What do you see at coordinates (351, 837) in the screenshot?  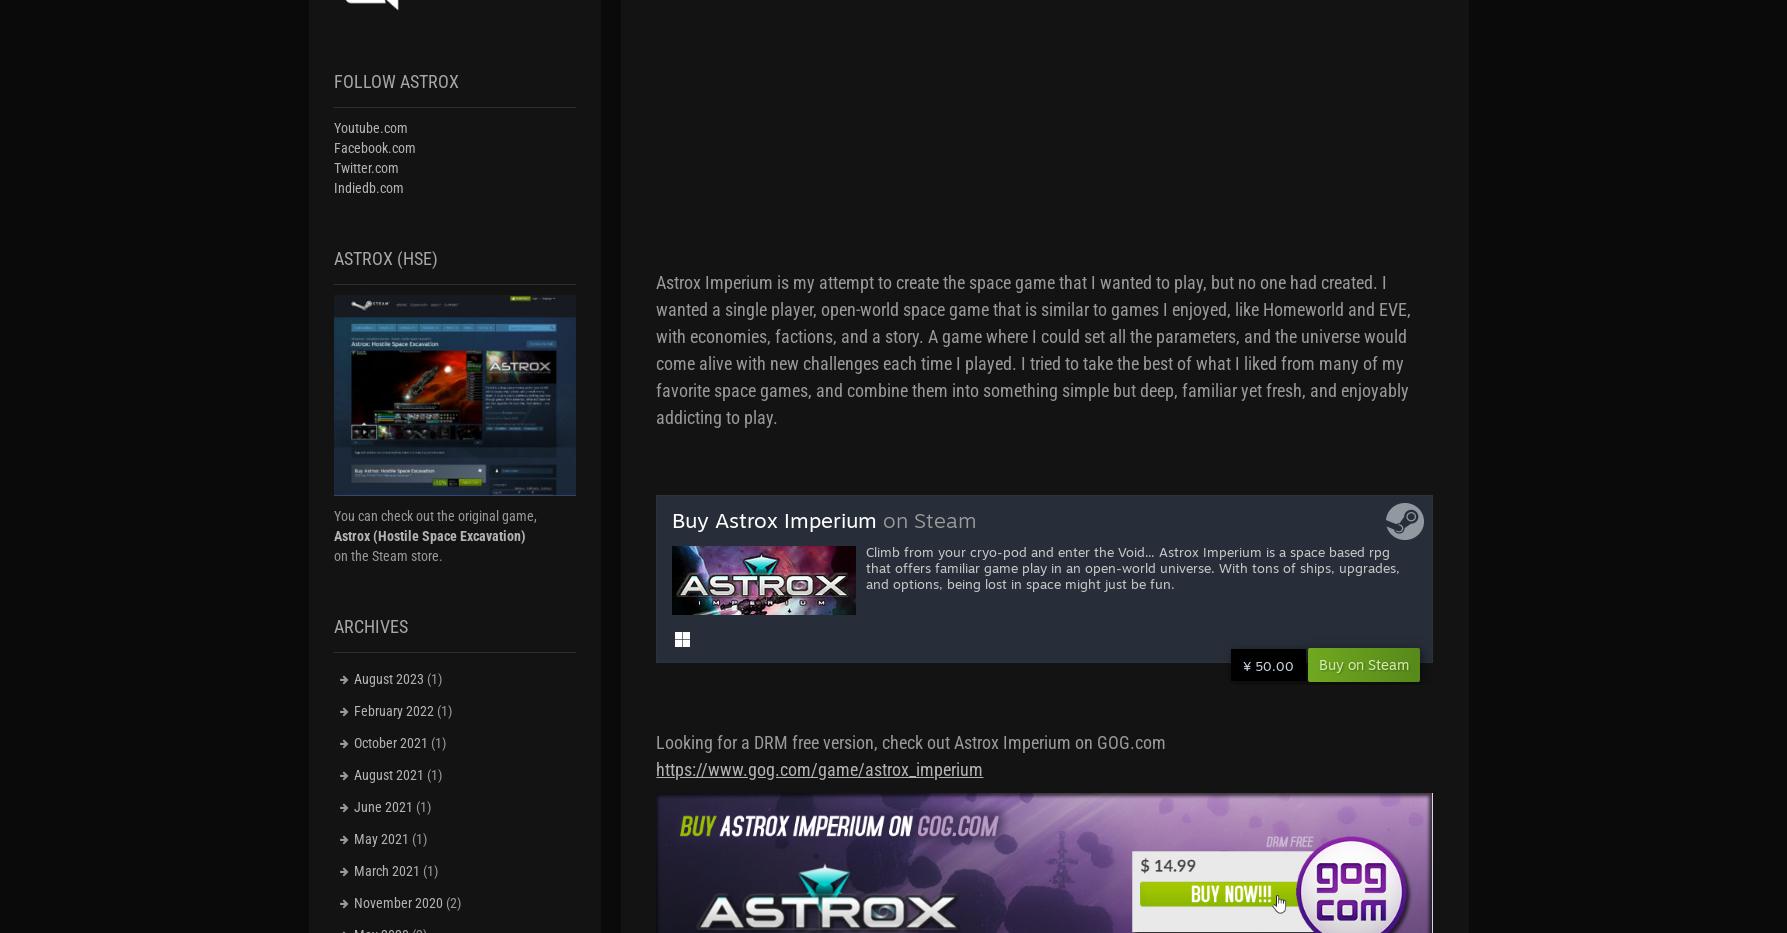 I see `'May 2021'` at bounding box center [351, 837].